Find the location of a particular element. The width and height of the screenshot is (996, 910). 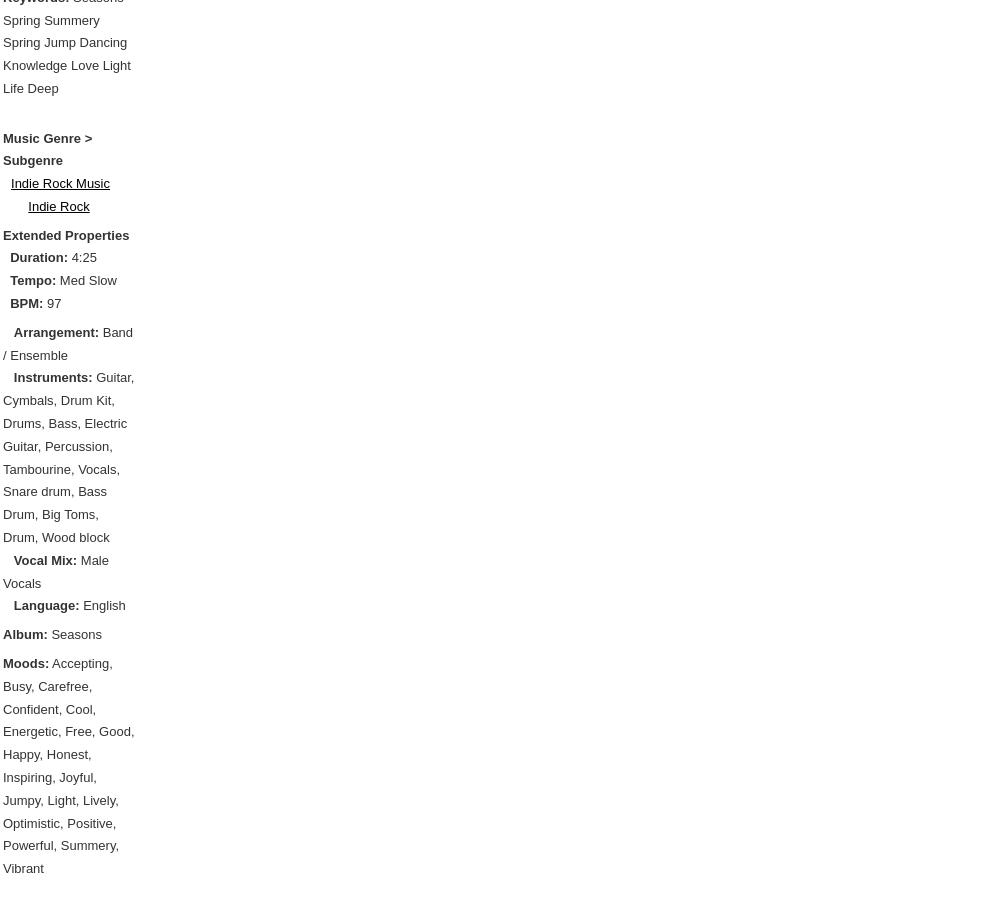

'Instruments:' is located at coordinates (51, 377).